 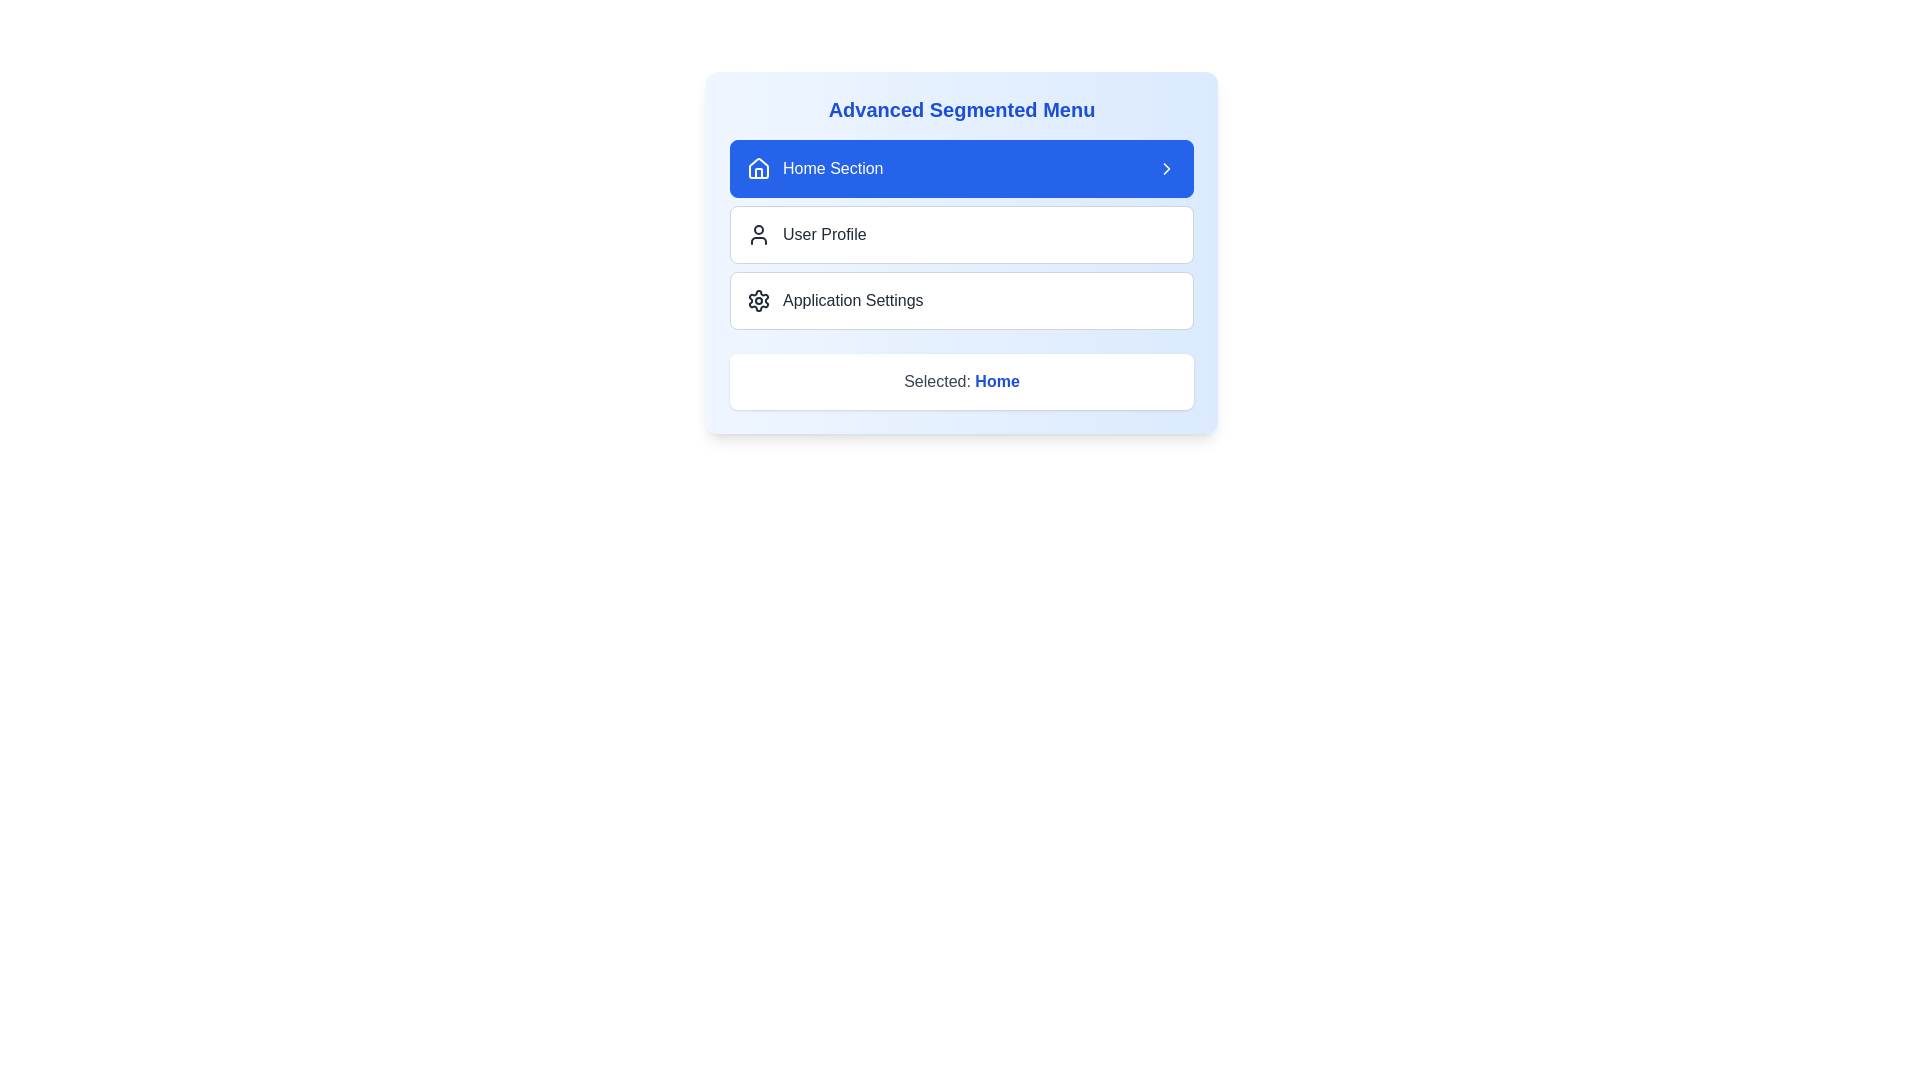 What do you see at coordinates (1166, 168) in the screenshot?
I see `the chevron icon on the blue 'Home Section' button` at bounding box center [1166, 168].